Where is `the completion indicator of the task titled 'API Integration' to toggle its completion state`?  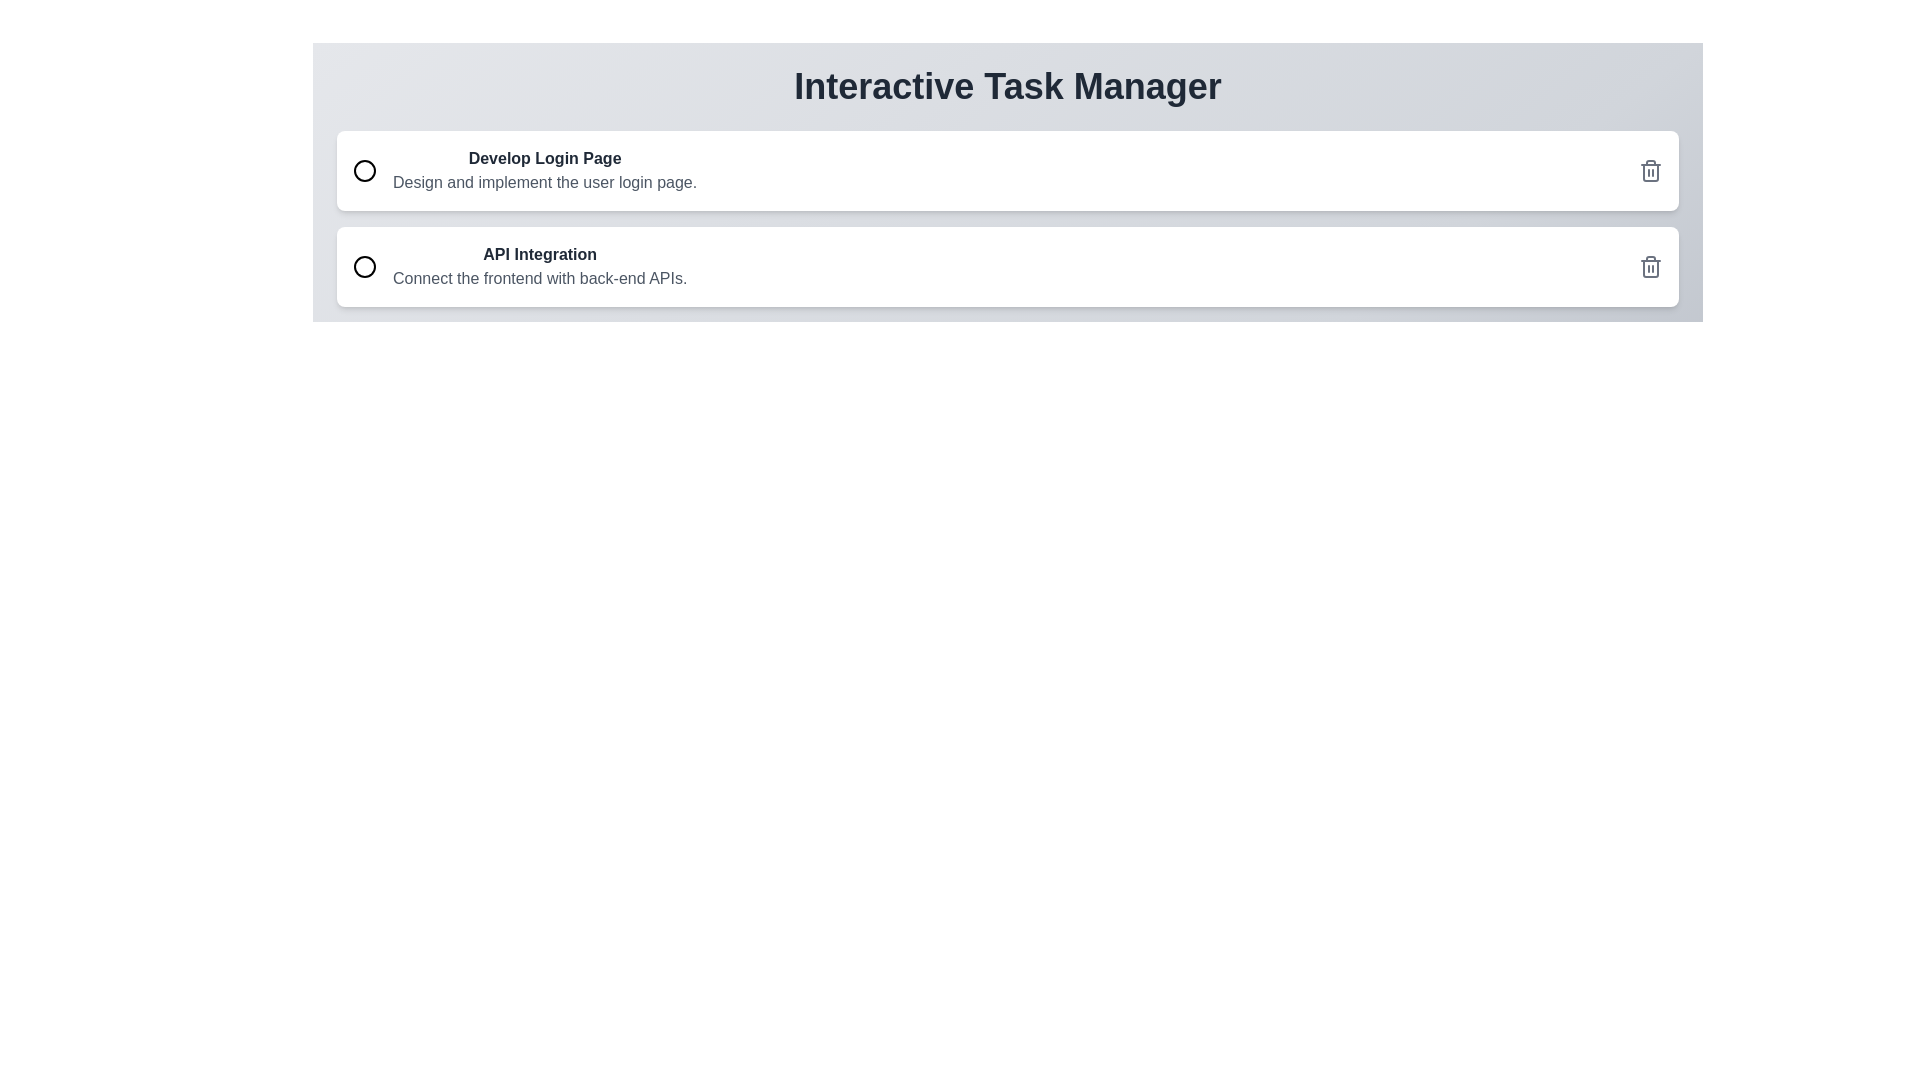
the completion indicator of the task titled 'API Integration' to toggle its completion state is located at coordinates (364, 265).